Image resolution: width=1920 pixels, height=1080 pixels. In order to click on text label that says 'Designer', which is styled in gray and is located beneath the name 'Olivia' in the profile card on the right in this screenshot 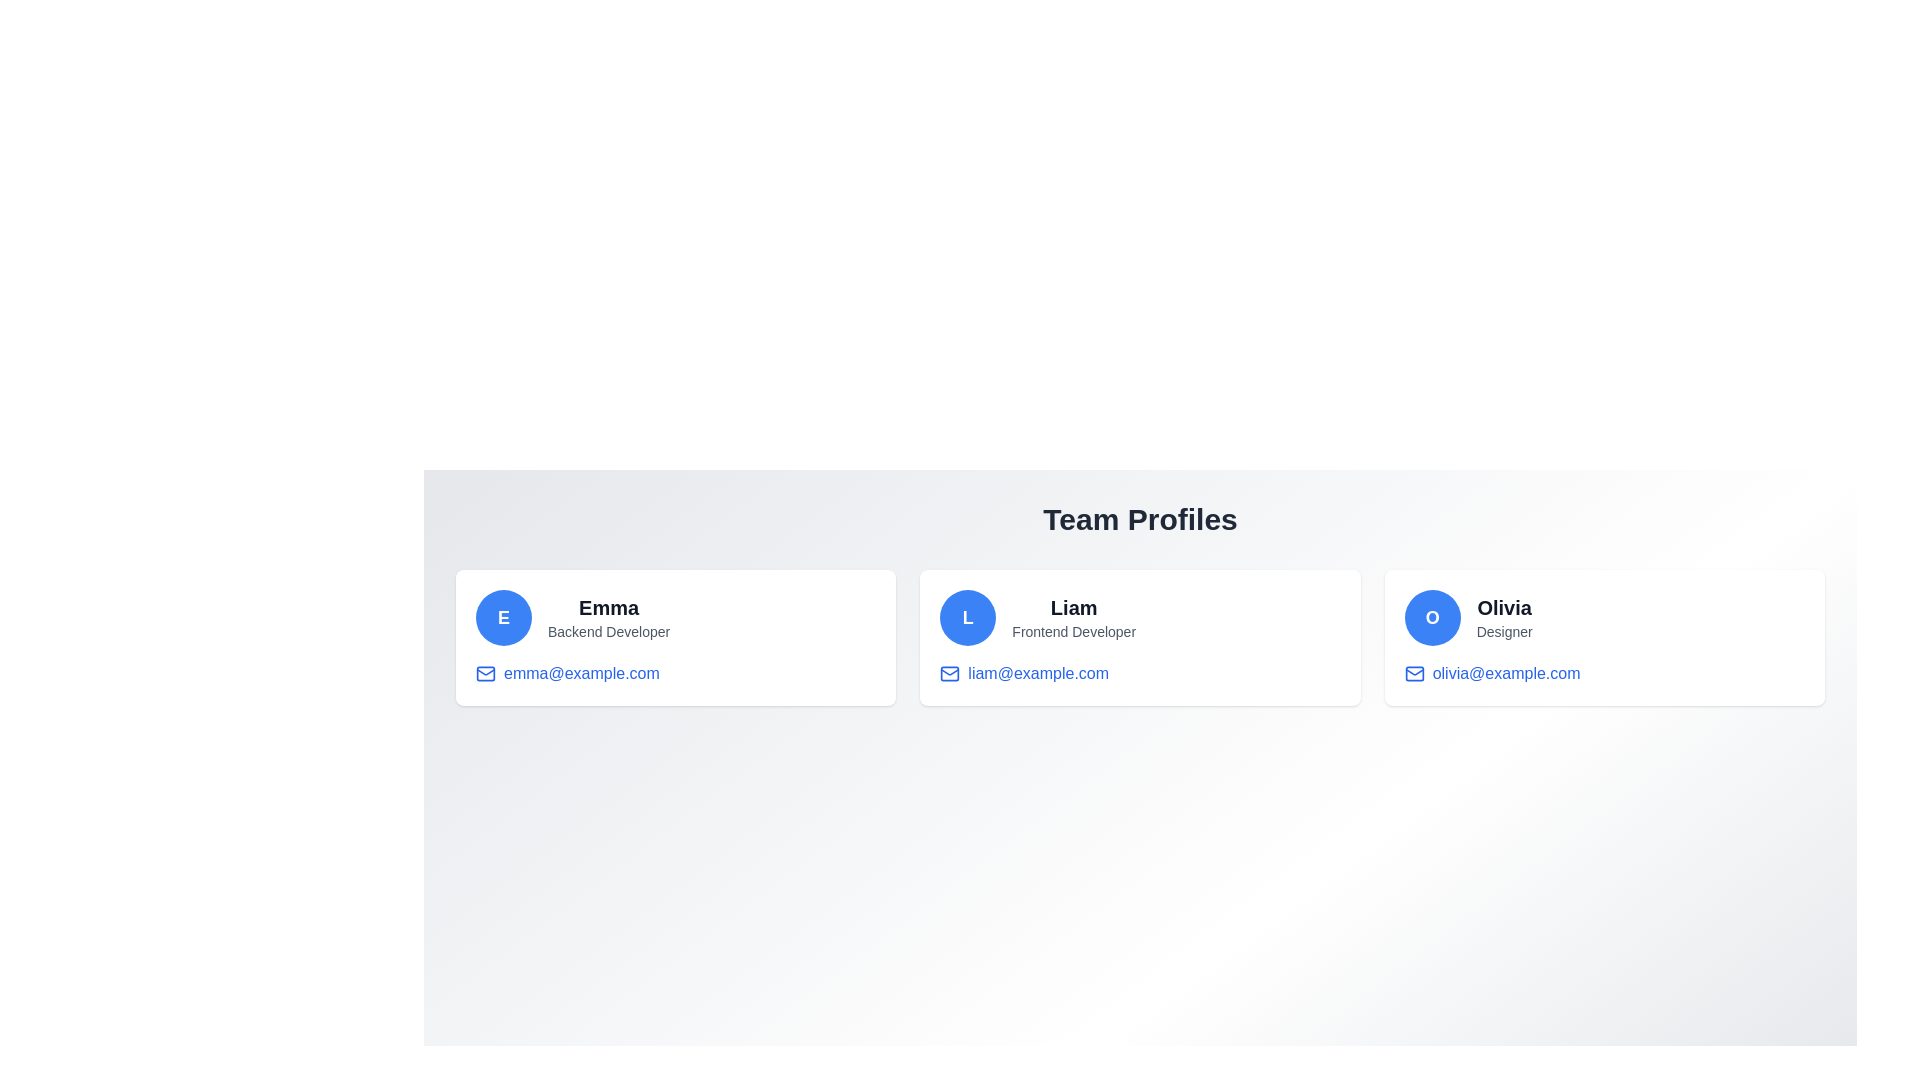, I will do `click(1504, 632)`.